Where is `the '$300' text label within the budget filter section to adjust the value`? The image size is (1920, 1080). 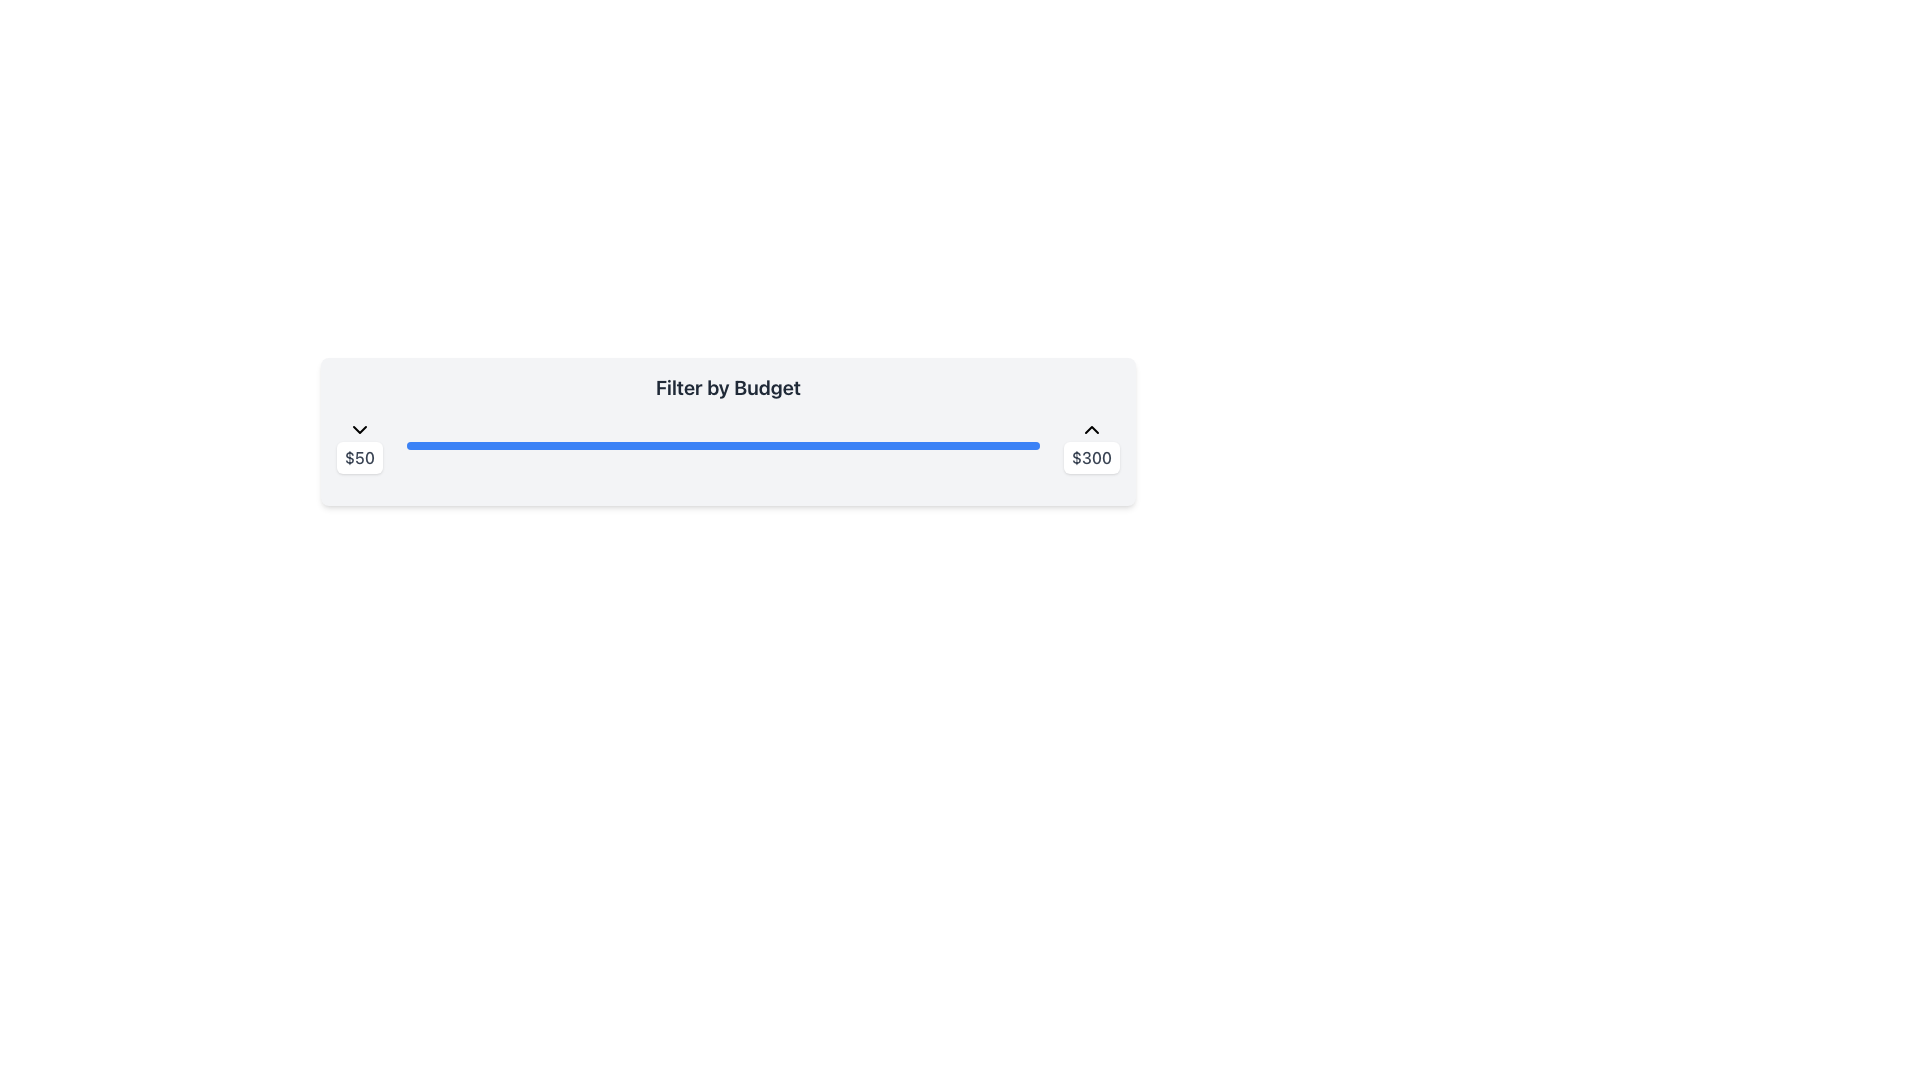
the '$300' text label within the budget filter section to adjust the value is located at coordinates (1090, 445).